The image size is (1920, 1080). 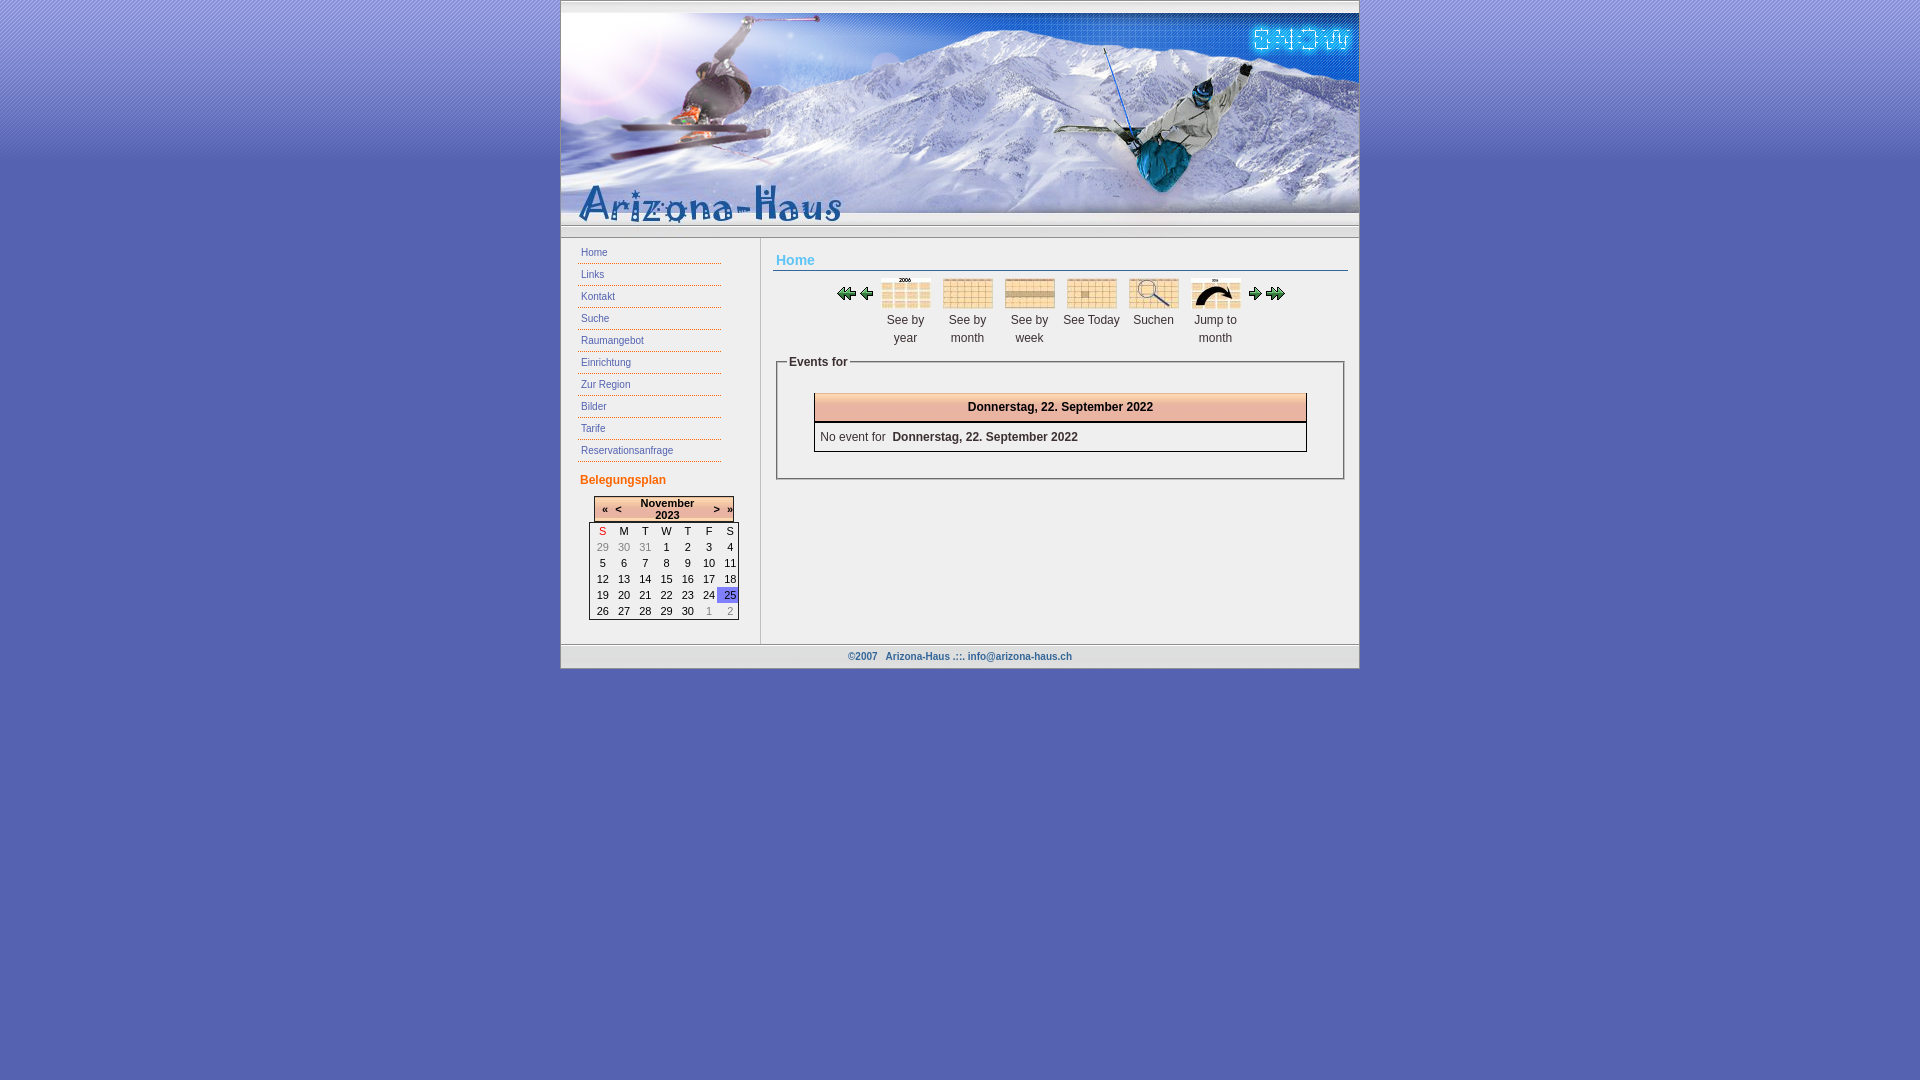 What do you see at coordinates (1274, 296) in the screenshot?
I see `'Next month'` at bounding box center [1274, 296].